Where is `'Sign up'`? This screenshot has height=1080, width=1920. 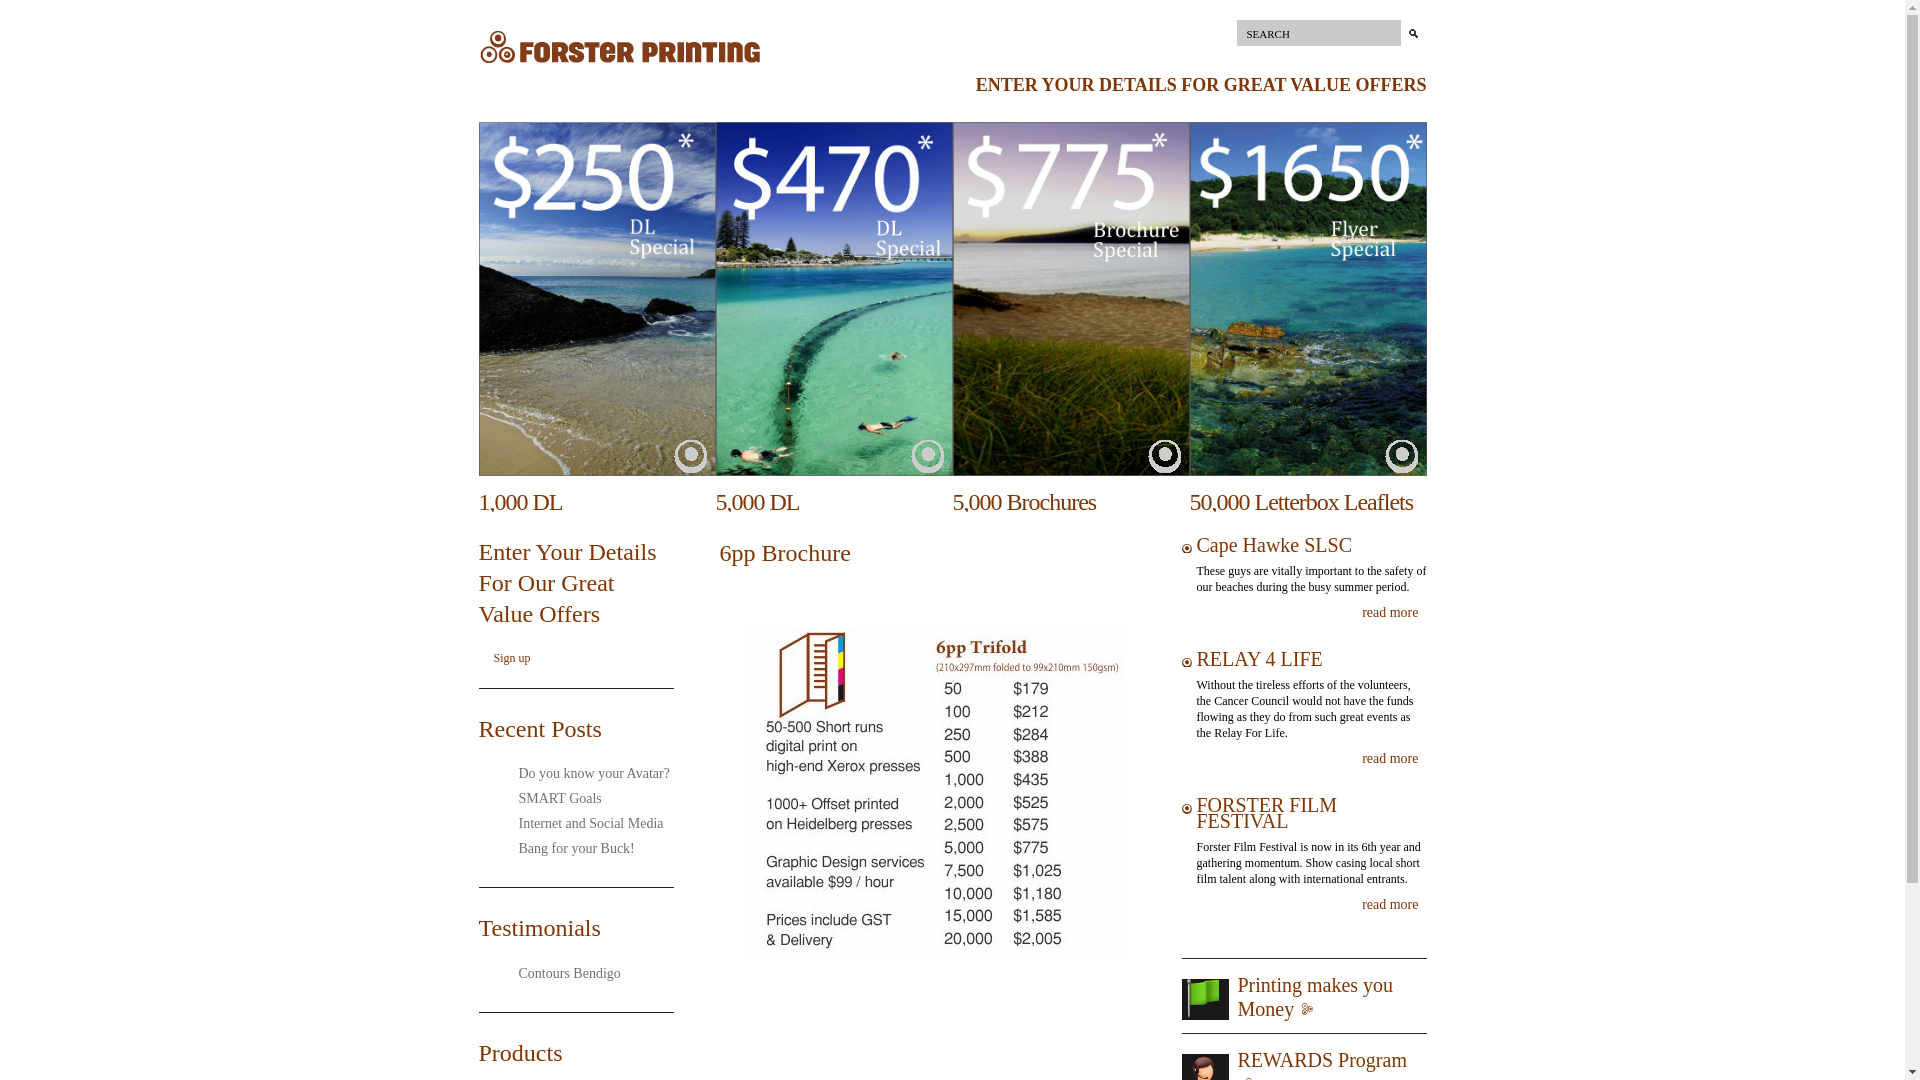 'Sign up' is located at coordinates (512, 658).